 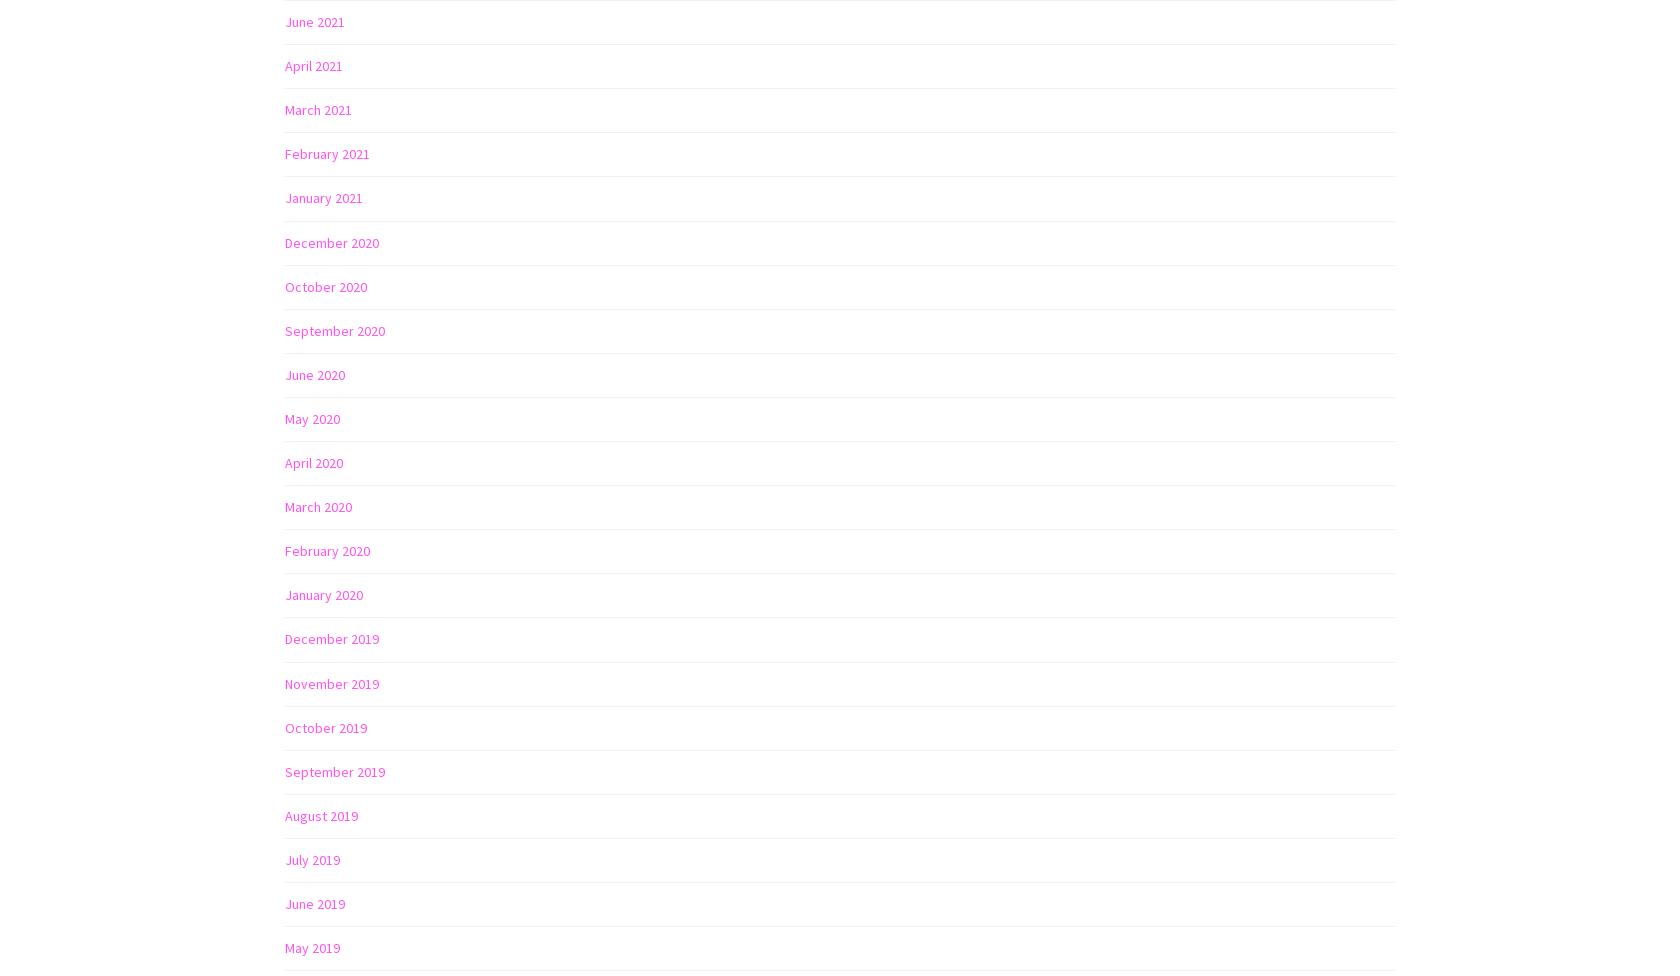 What do you see at coordinates (331, 682) in the screenshot?
I see `'November 2019'` at bounding box center [331, 682].